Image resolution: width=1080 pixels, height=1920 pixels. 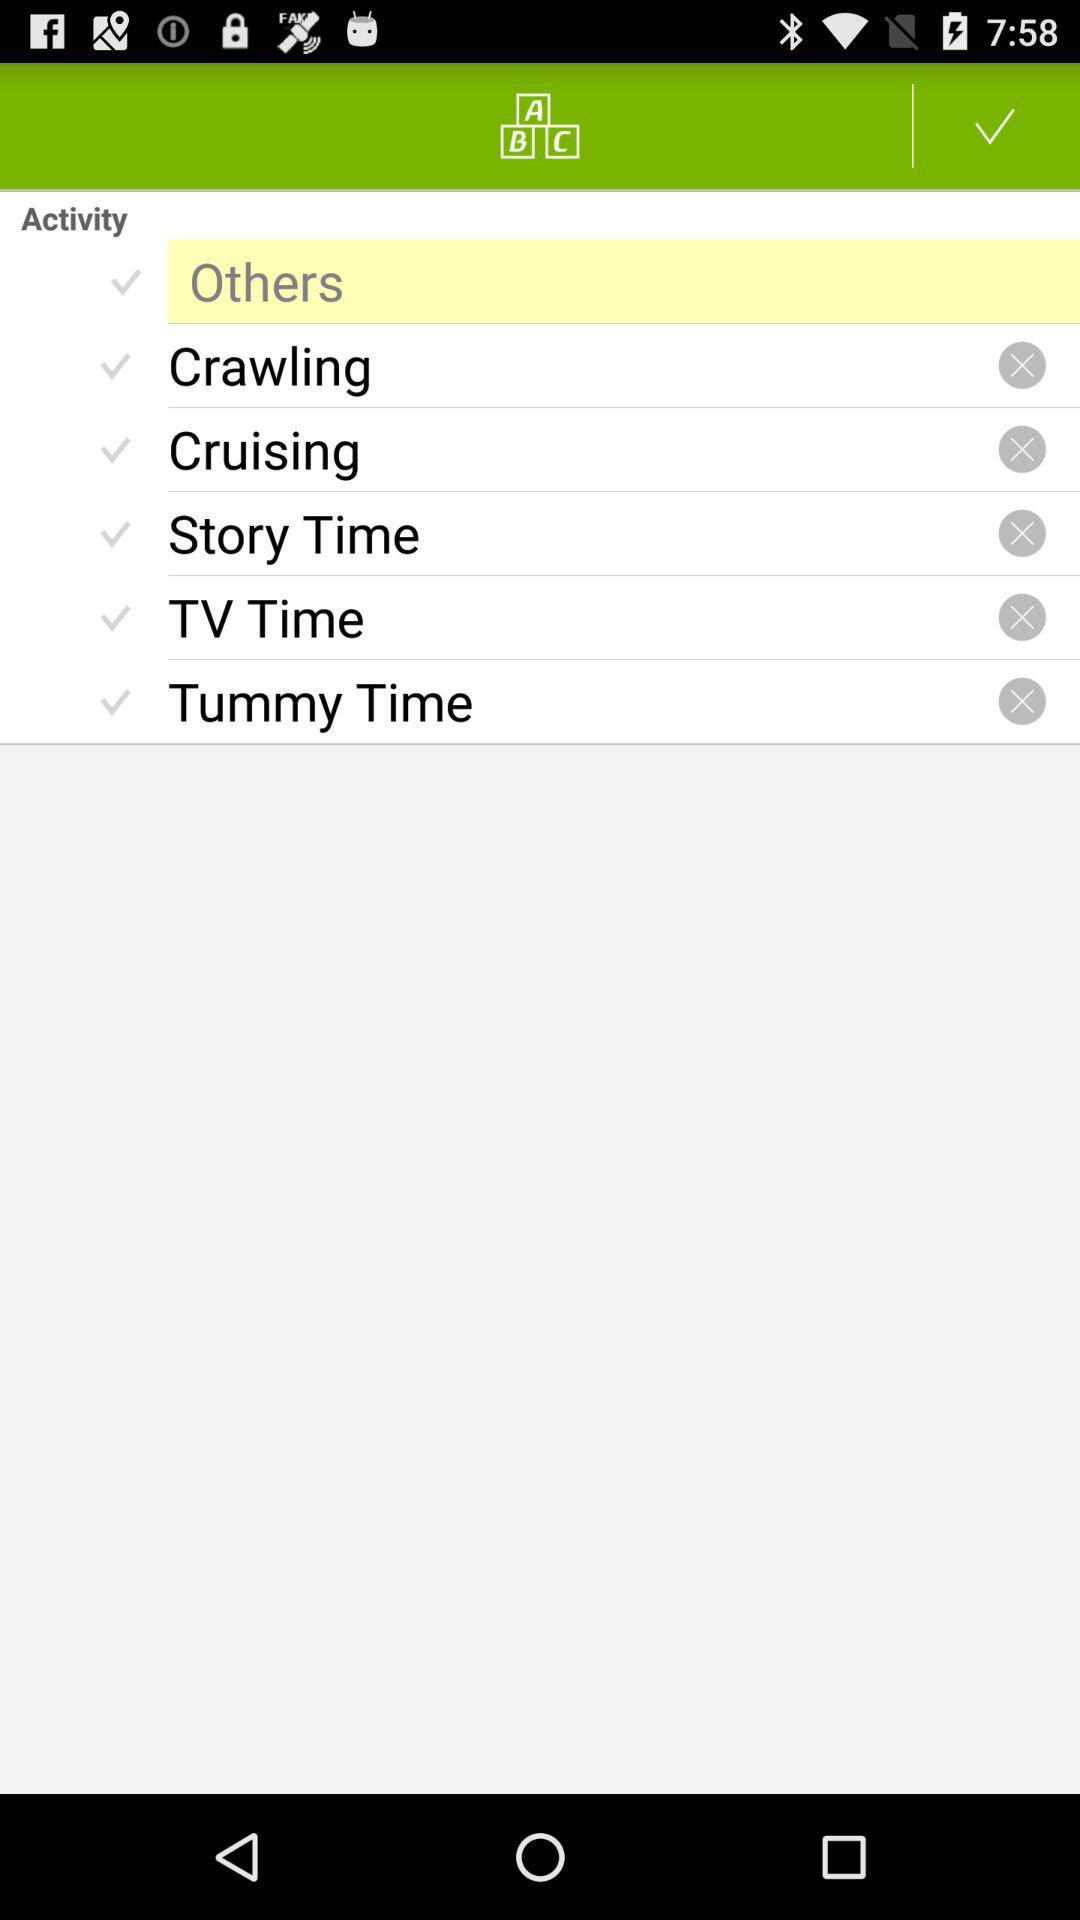 What do you see at coordinates (1022, 390) in the screenshot?
I see `the close icon` at bounding box center [1022, 390].